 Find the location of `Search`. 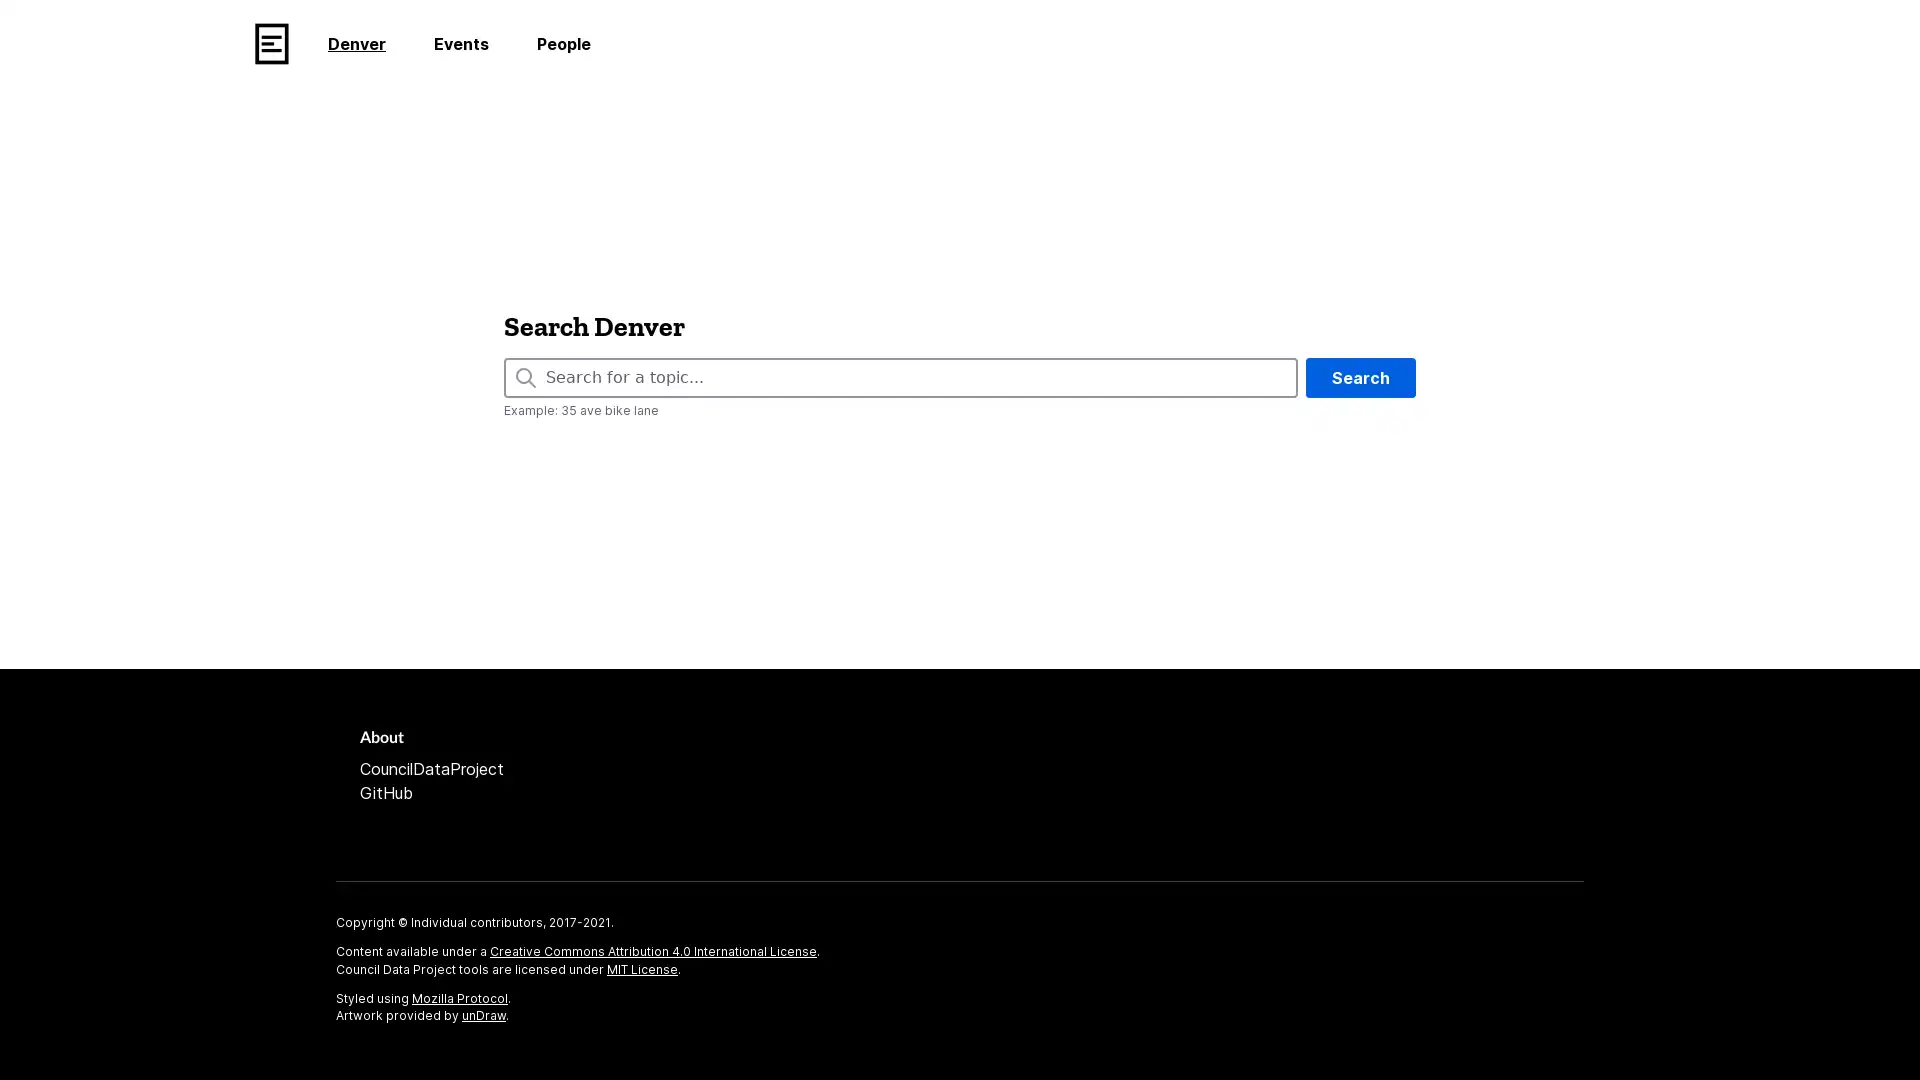

Search is located at coordinates (1360, 378).